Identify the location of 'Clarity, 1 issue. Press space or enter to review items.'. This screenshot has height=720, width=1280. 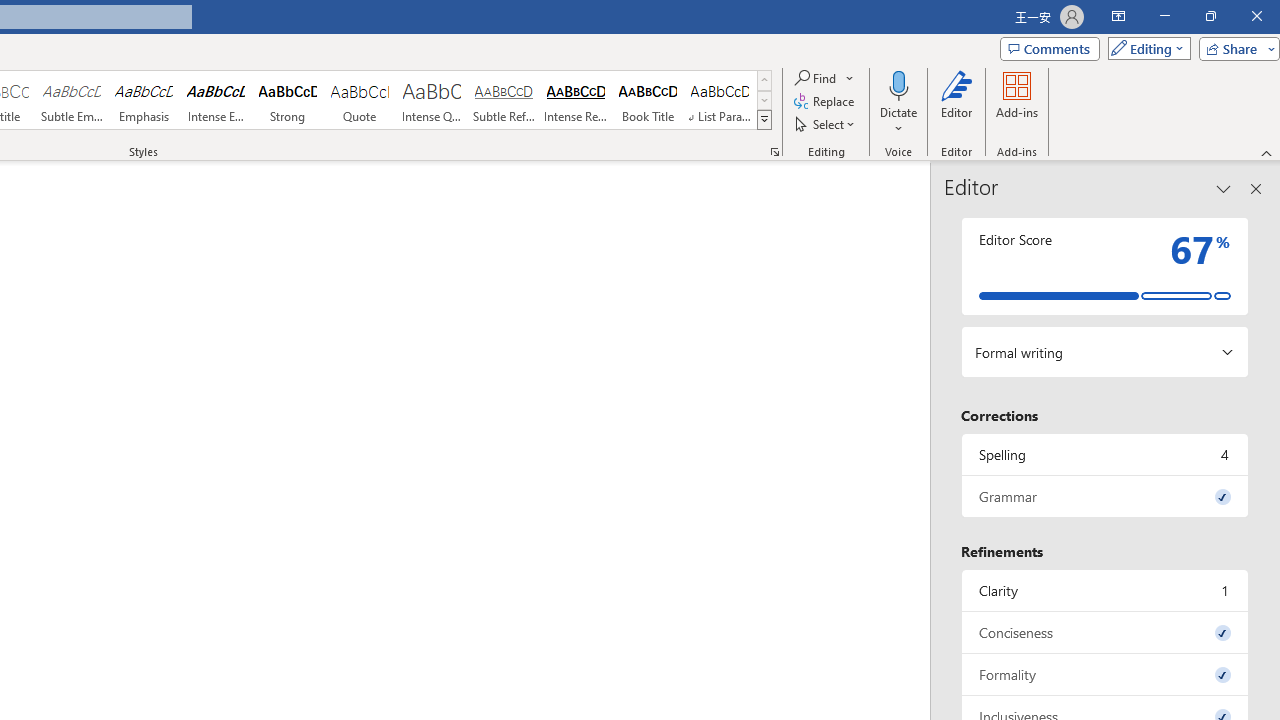
(1104, 589).